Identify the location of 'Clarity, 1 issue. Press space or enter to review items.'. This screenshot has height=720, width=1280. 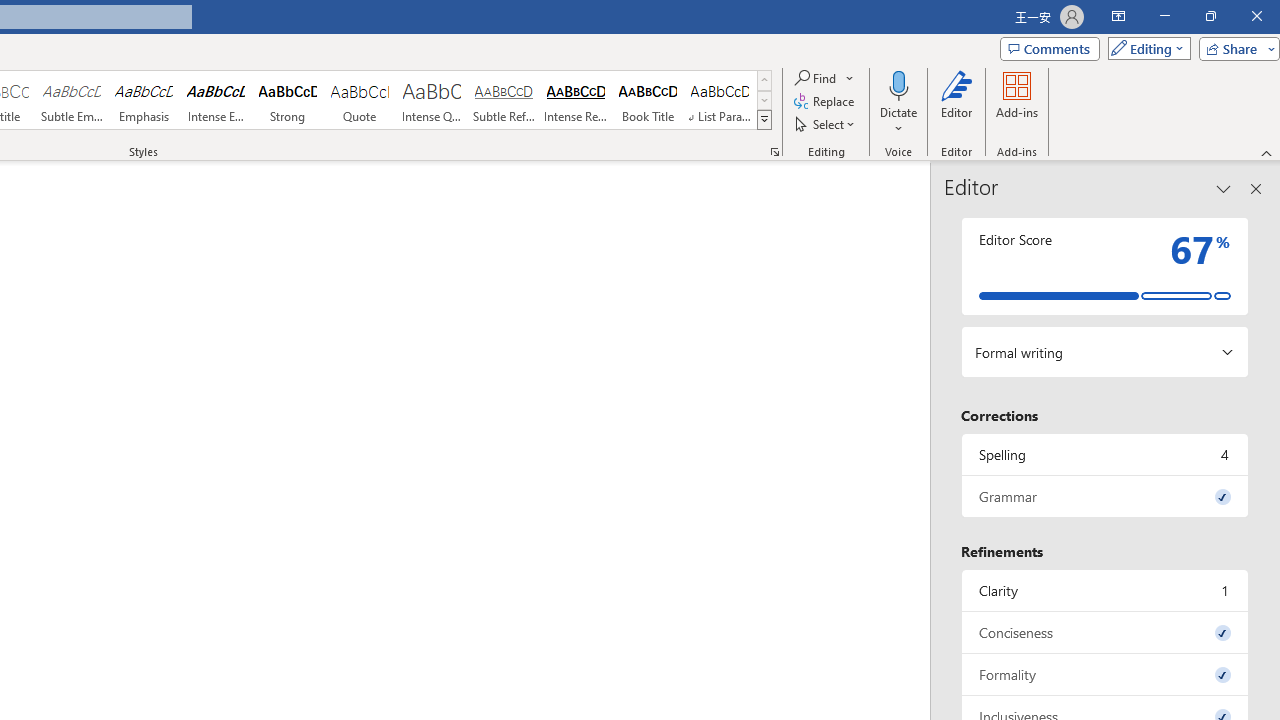
(1104, 589).